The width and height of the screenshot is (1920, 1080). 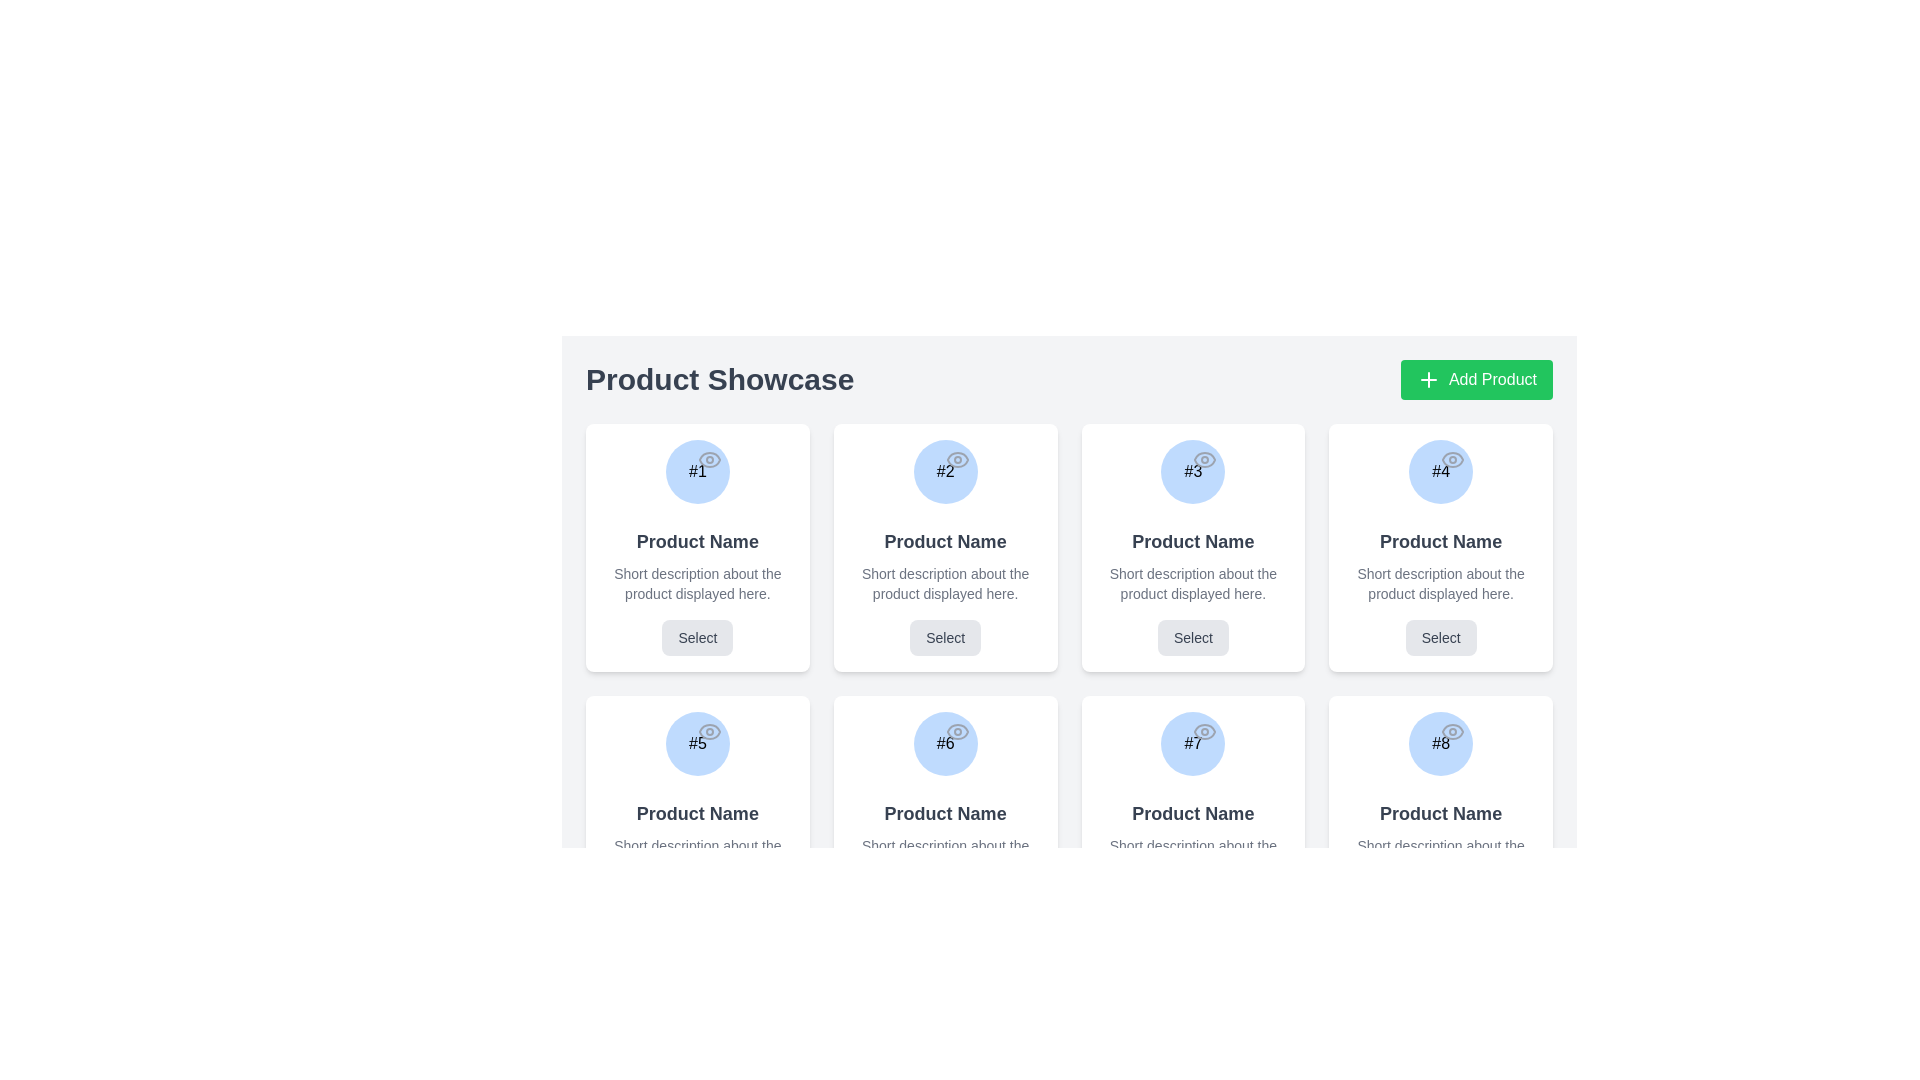 What do you see at coordinates (697, 542) in the screenshot?
I see `the 'Product Name' text label, which is bold, larger in font size, and dark gray, located below the circular blue icon labeled '#1'` at bounding box center [697, 542].